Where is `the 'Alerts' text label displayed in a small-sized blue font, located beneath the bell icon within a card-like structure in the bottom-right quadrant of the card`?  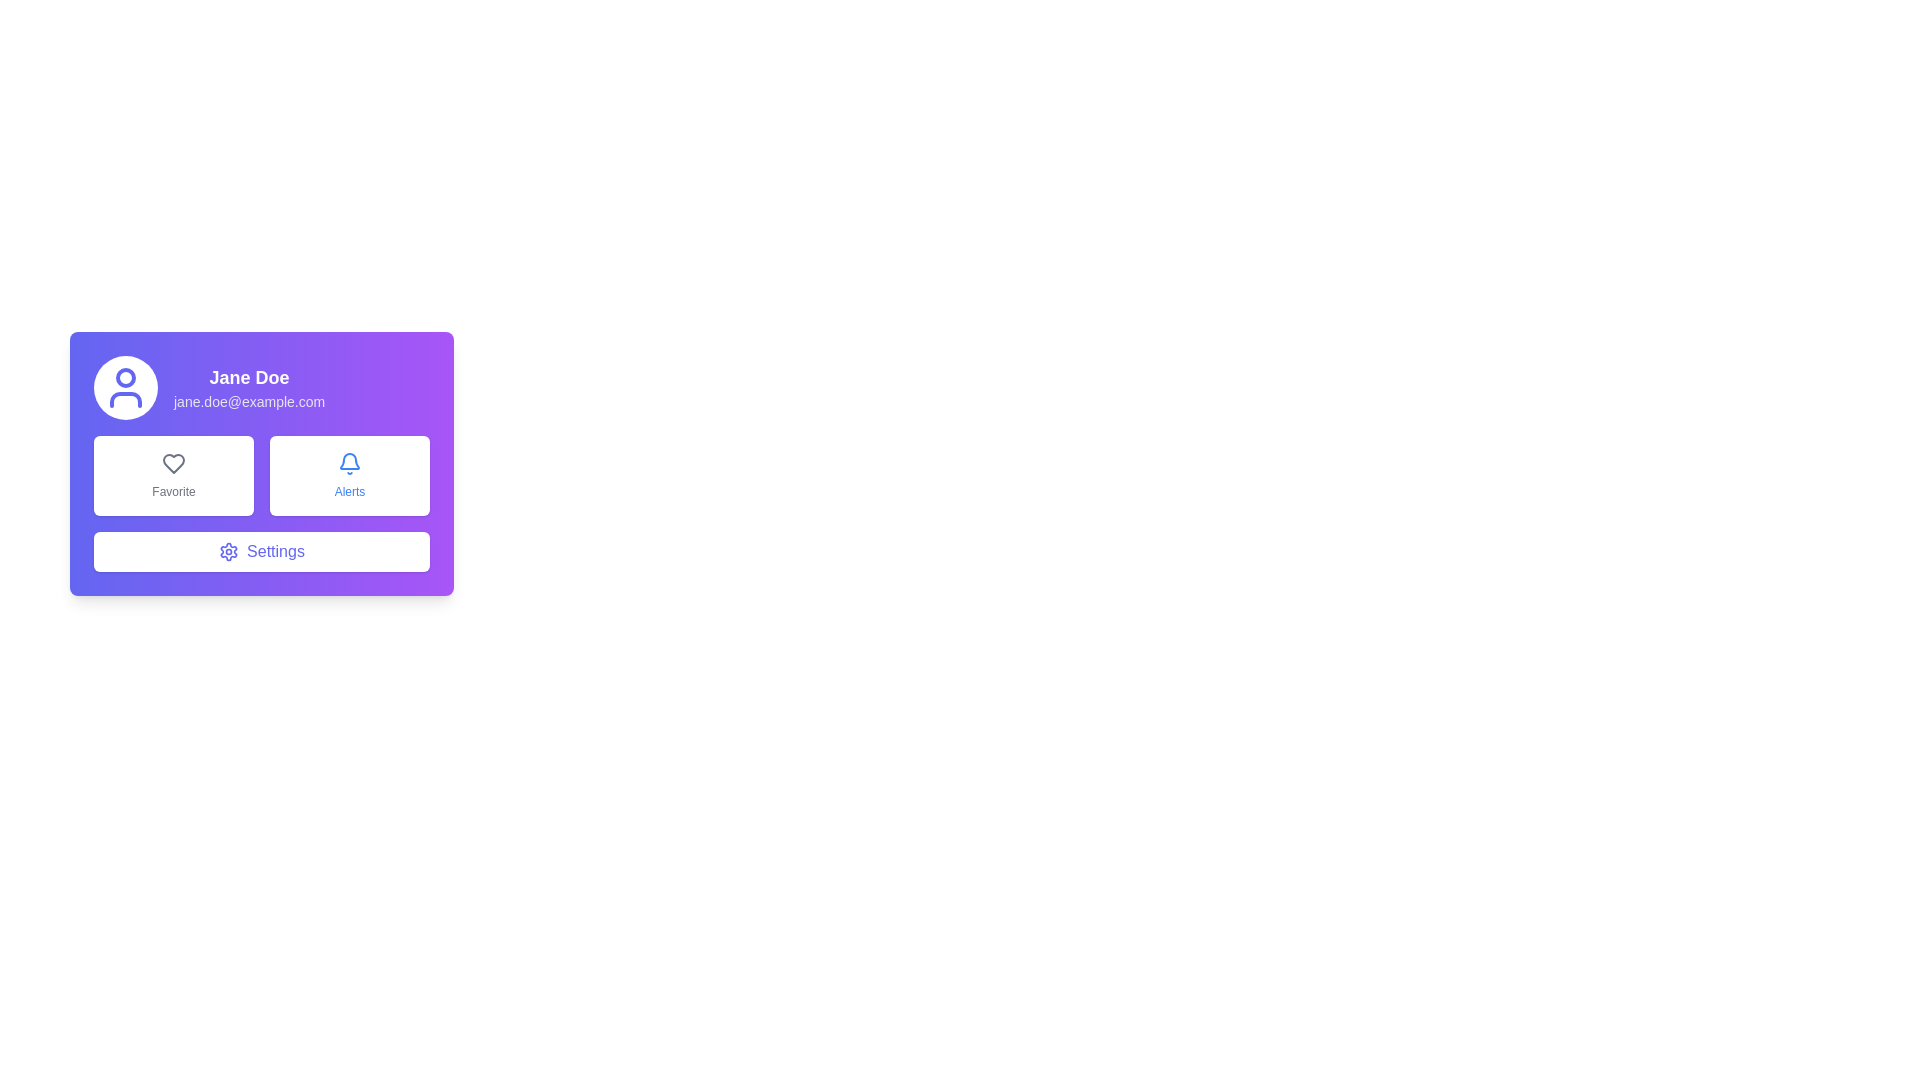
the 'Alerts' text label displayed in a small-sized blue font, located beneath the bell icon within a card-like structure in the bottom-right quadrant of the card is located at coordinates (350, 492).